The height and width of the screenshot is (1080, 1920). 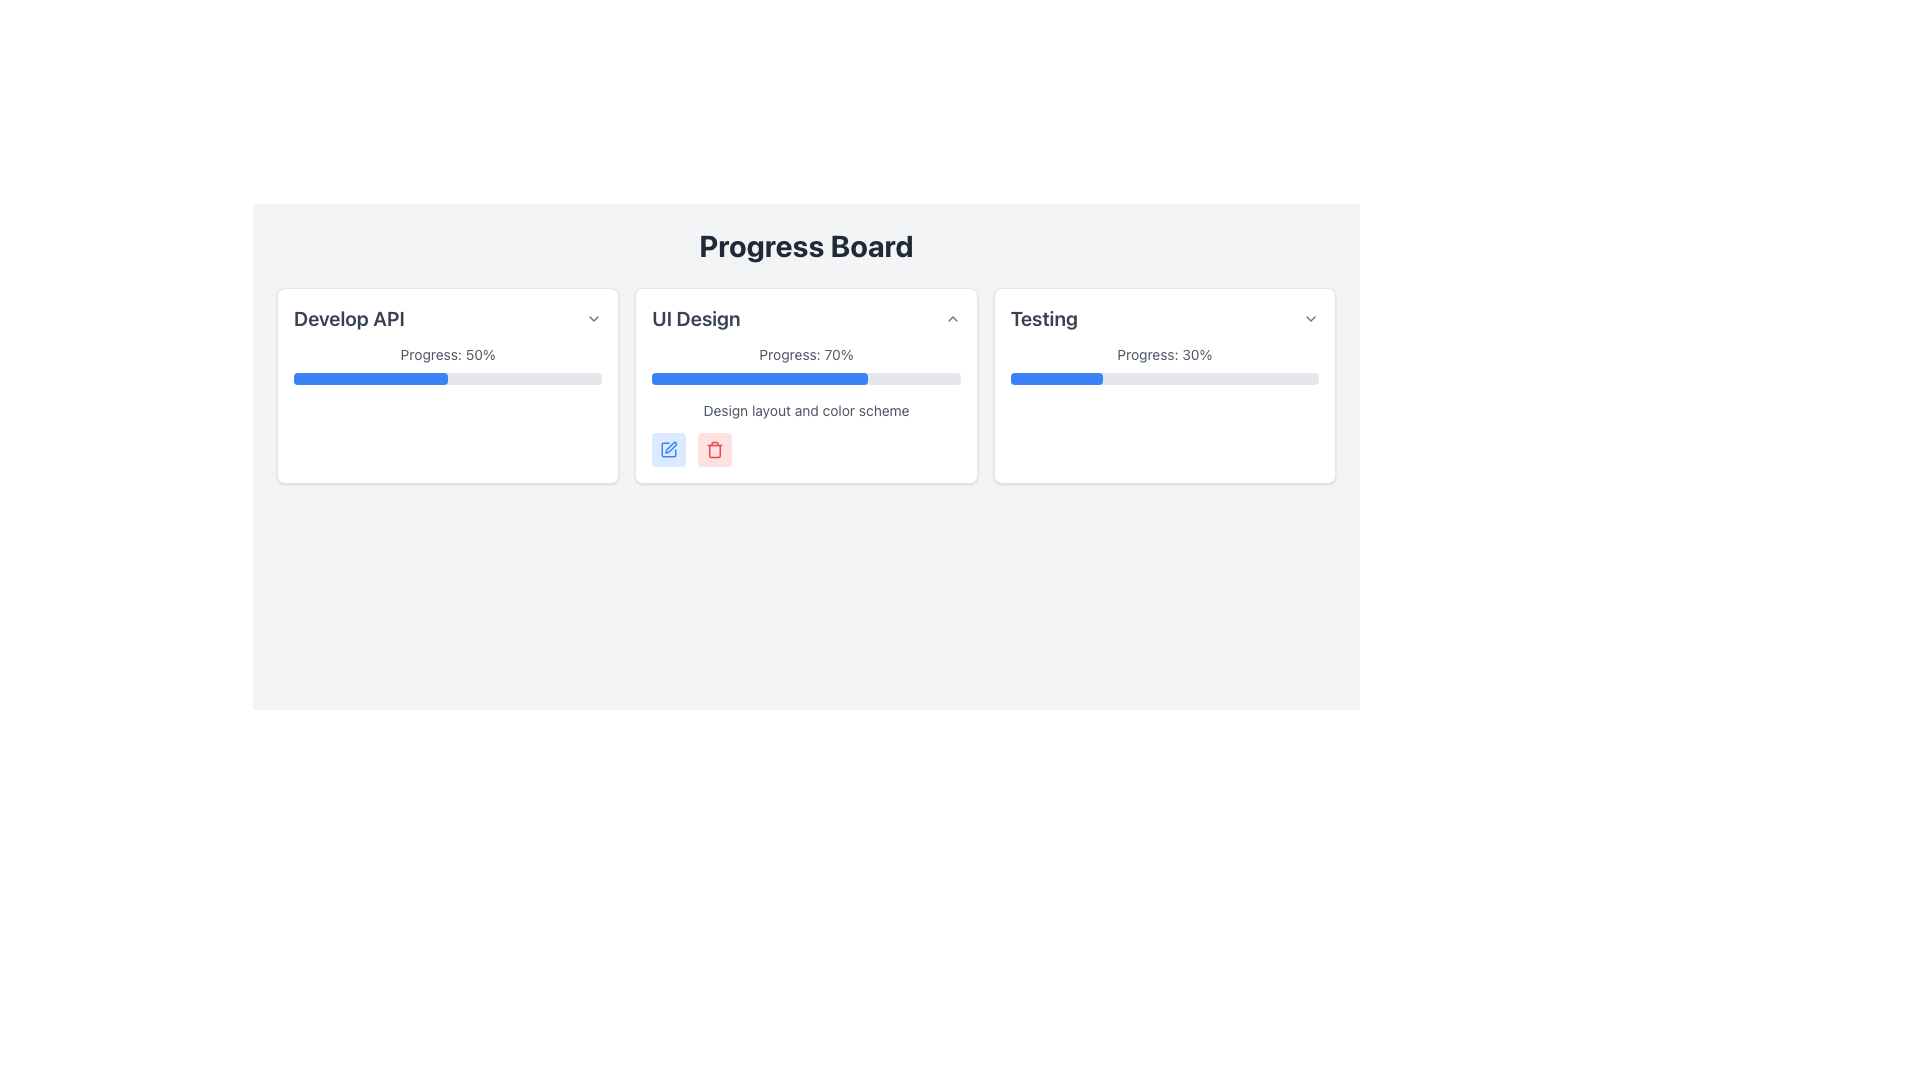 What do you see at coordinates (1164, 378) in the screenshot?
I see `the progress bar located within the 'Testing' card, below the text 'Progress: 30%', which has a light gray background and a blue segment indicating progress` at bounding box center [1164, 378].